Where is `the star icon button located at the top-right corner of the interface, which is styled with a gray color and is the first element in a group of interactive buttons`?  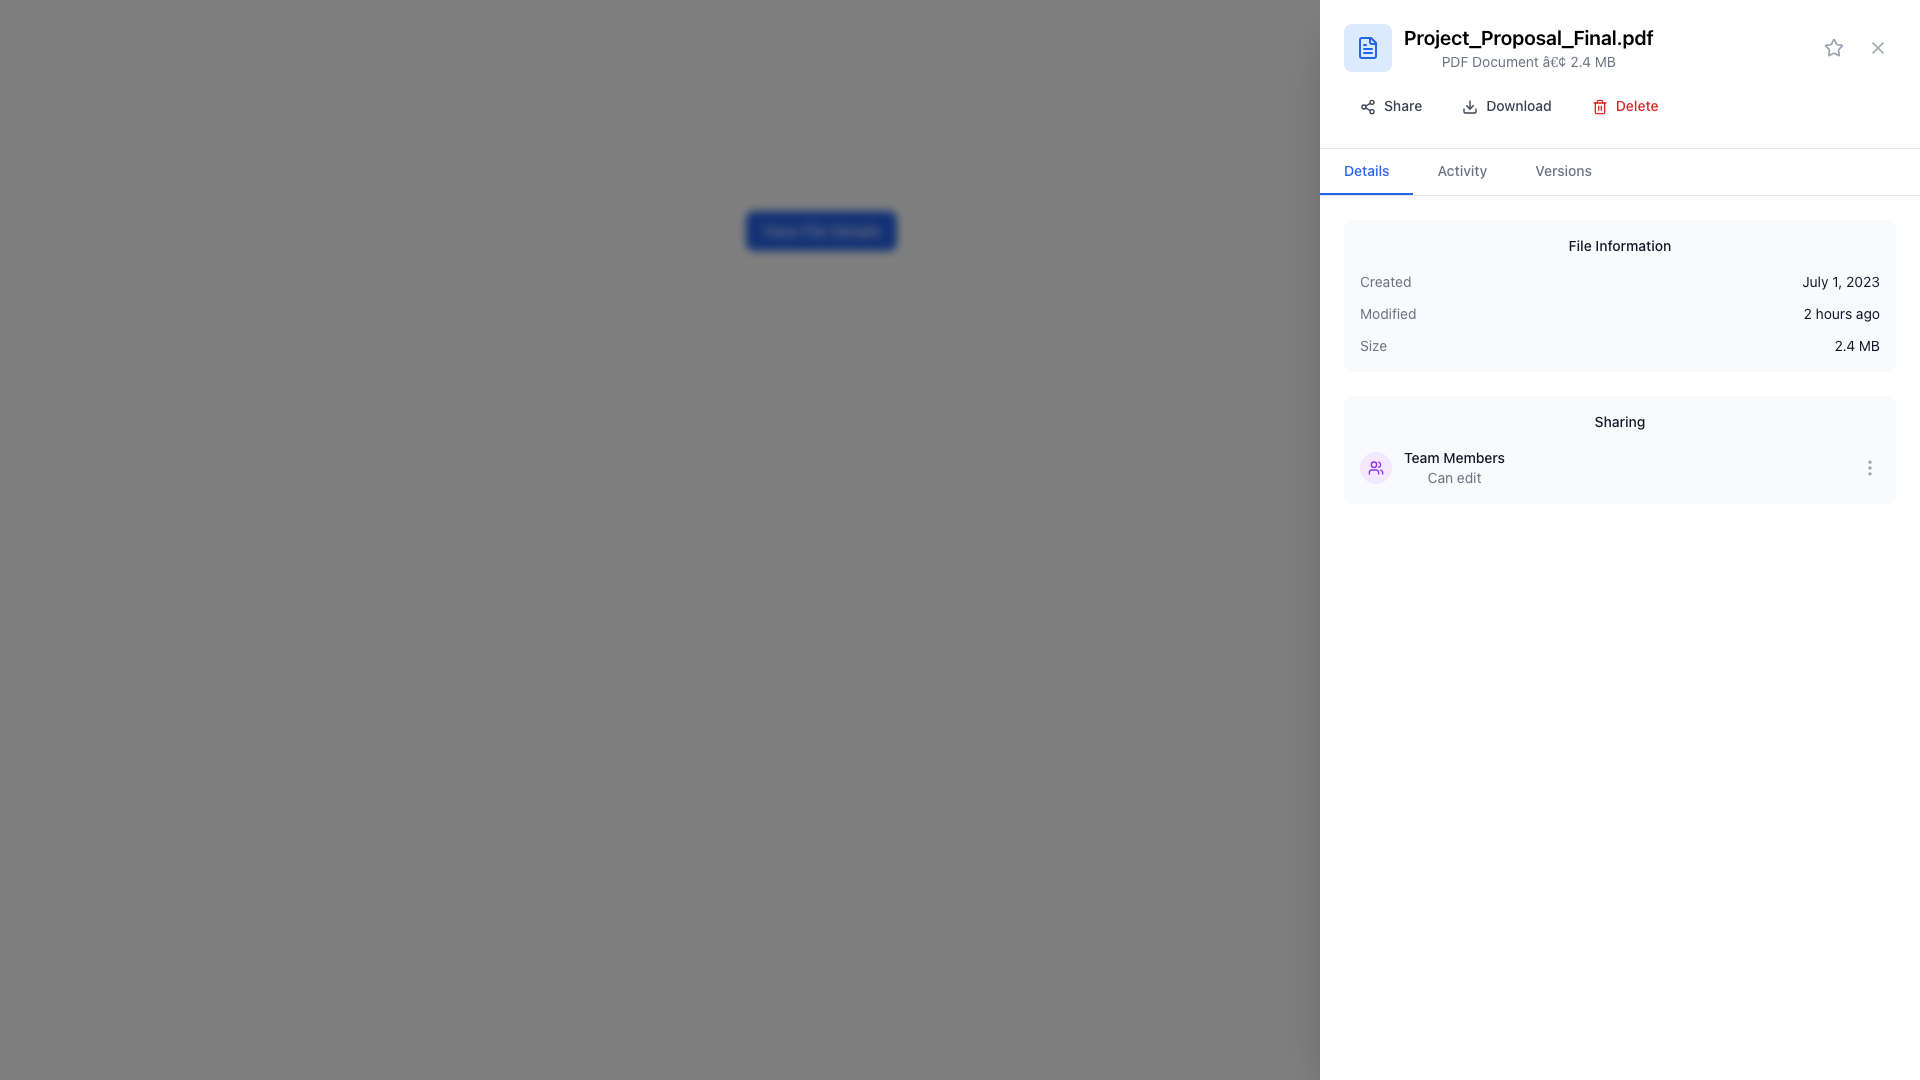
the star icon button located at the top-right corner of the interface, which is styled with a gray color and is the first element in a group of interactive buttons is located at coordinates (1833, 46).